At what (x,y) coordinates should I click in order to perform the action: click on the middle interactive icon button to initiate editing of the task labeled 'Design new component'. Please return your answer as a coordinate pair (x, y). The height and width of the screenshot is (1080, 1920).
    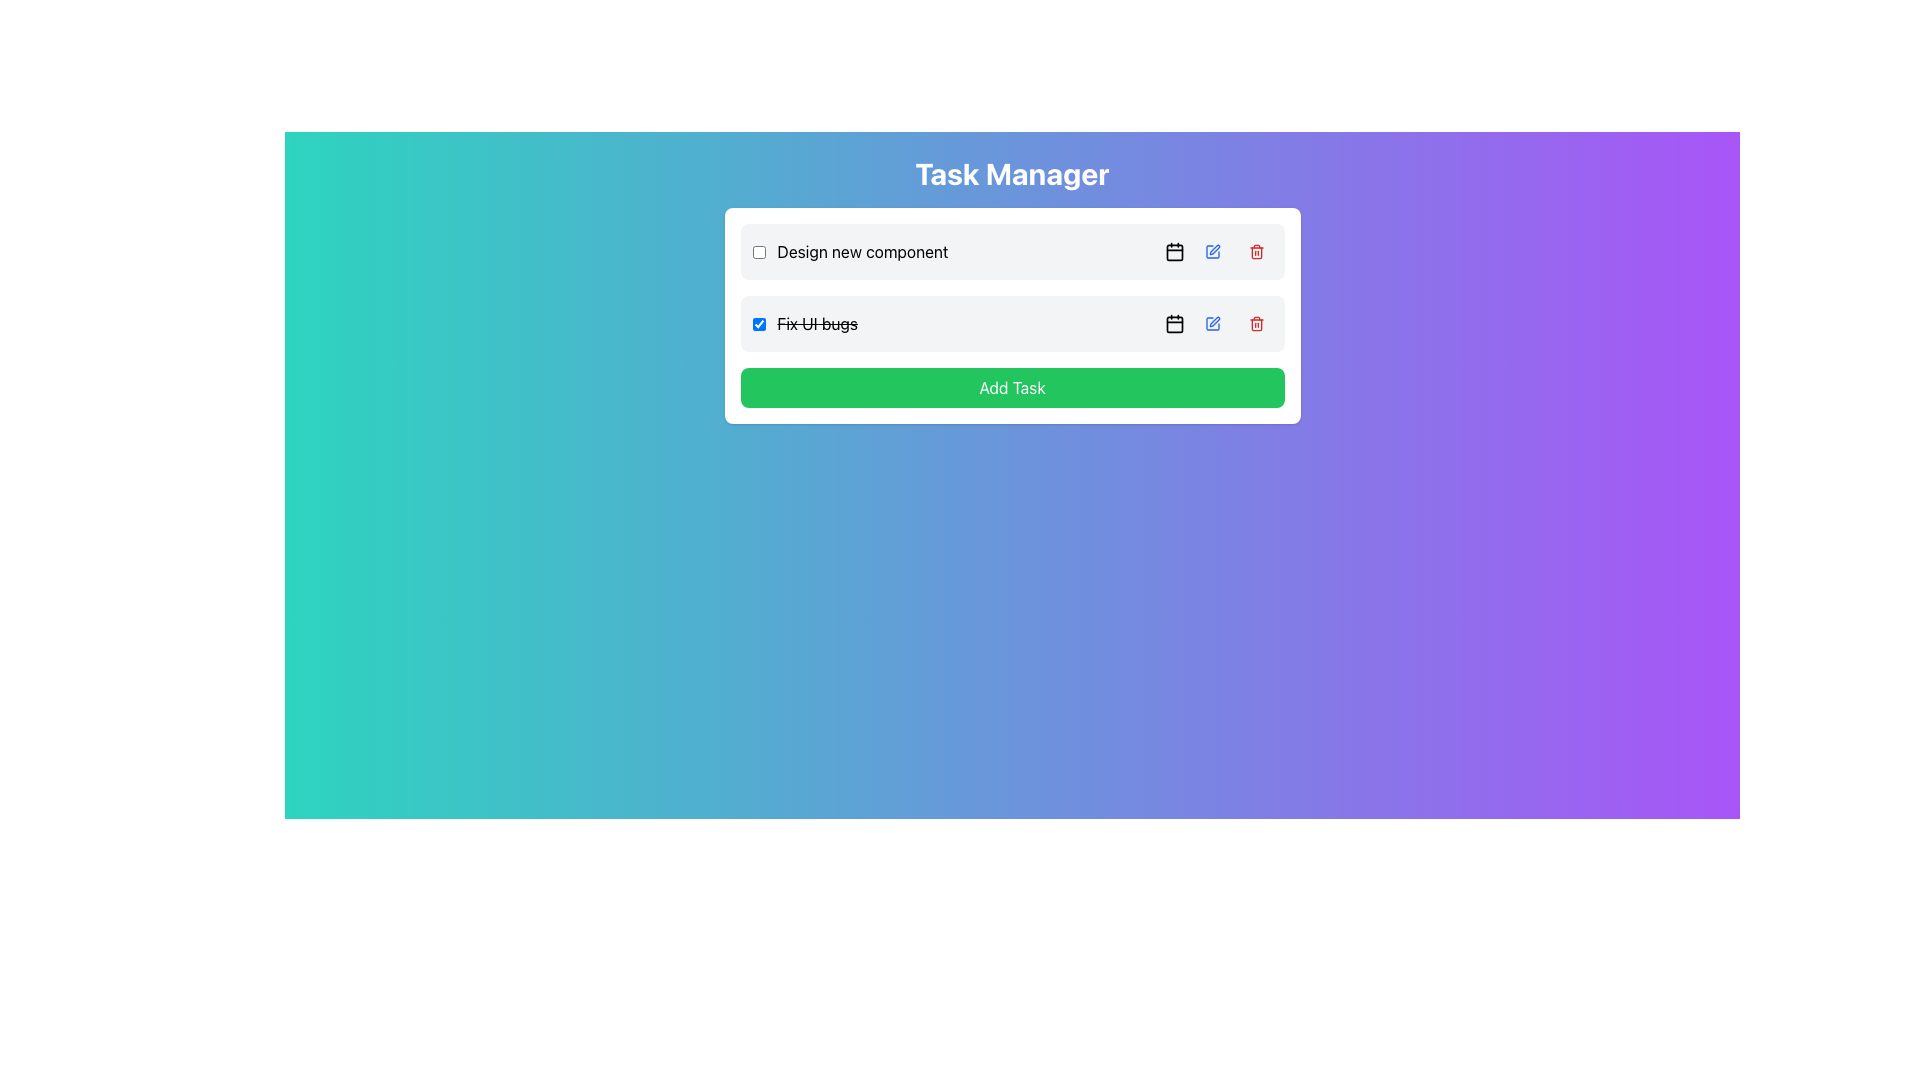
    Looking at the image, I should click on (1217, 250).